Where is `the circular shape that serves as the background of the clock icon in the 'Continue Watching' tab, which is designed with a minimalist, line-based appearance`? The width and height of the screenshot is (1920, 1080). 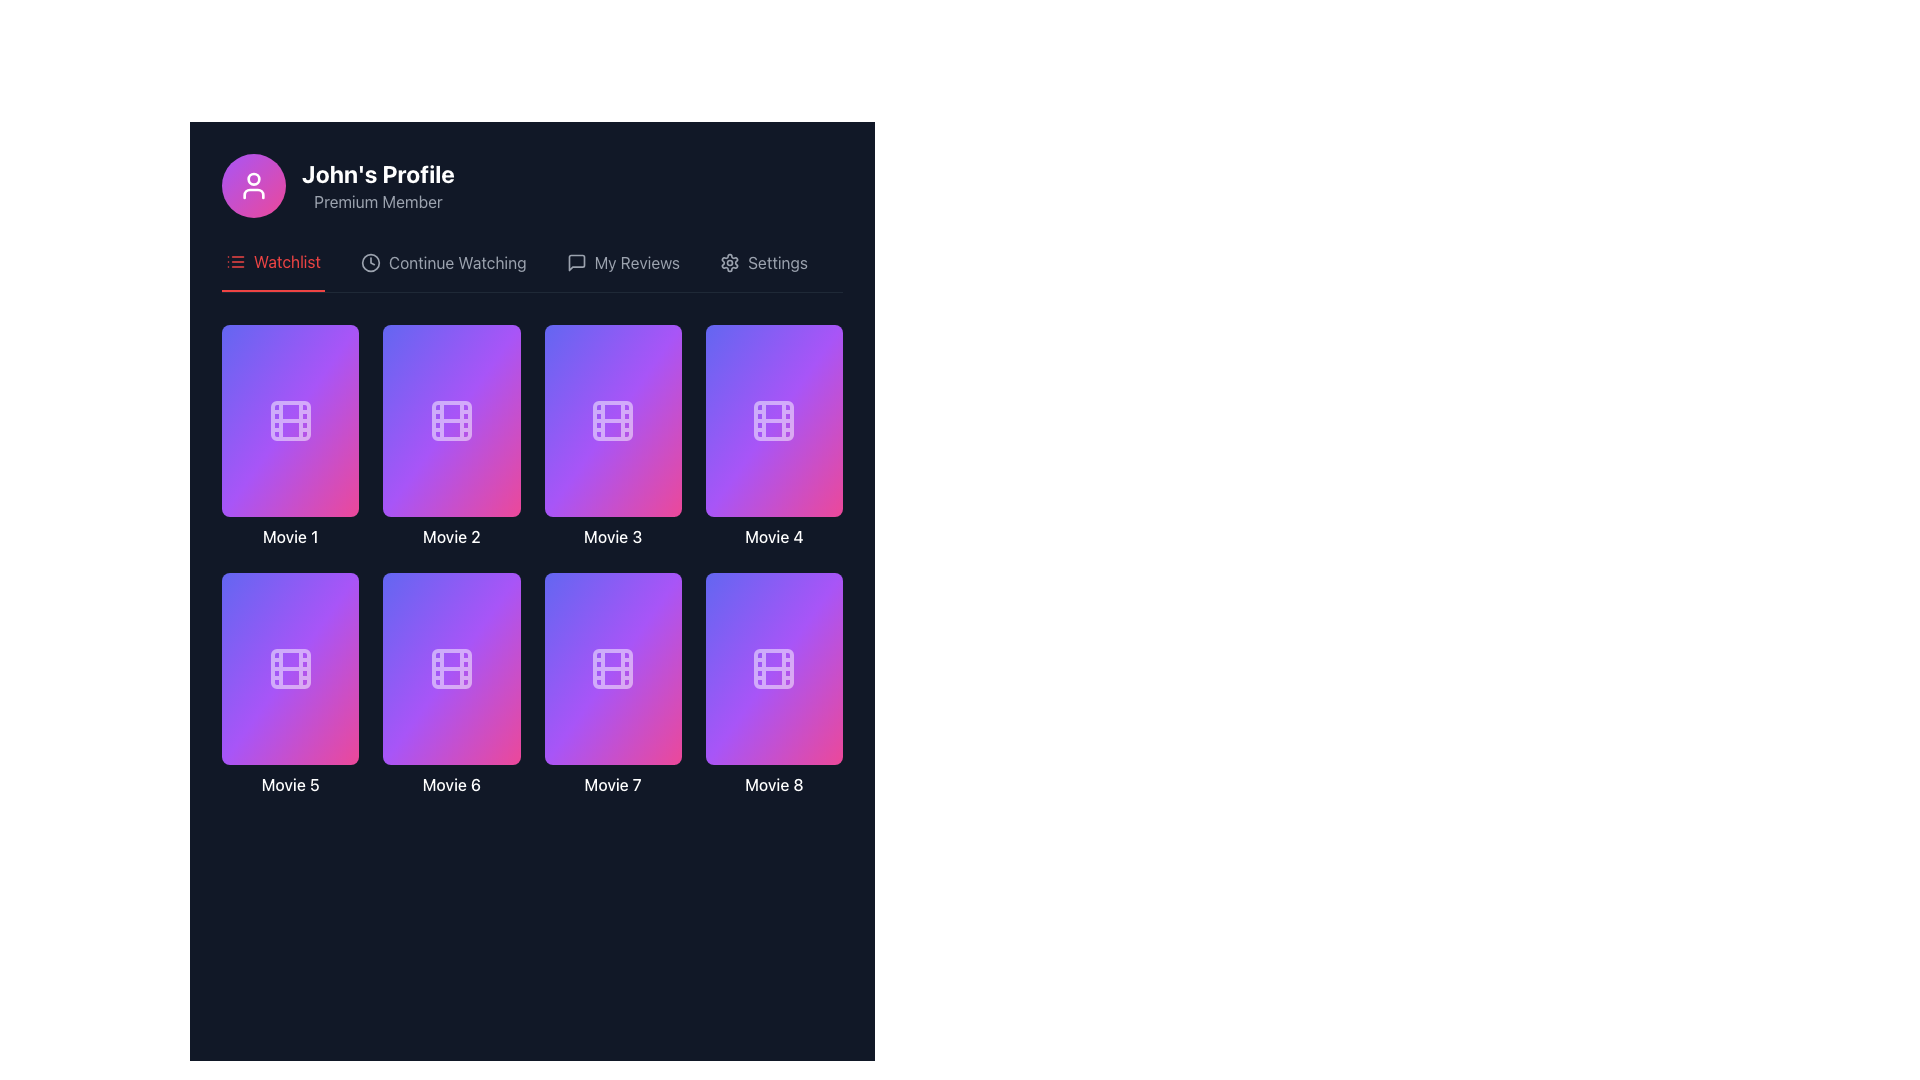 the circular shape that serves as the background of the clock icon in the 'Continue Watching' tab, which is designed with a minimalist, line-based appearance is located at coordinates (370, 261).